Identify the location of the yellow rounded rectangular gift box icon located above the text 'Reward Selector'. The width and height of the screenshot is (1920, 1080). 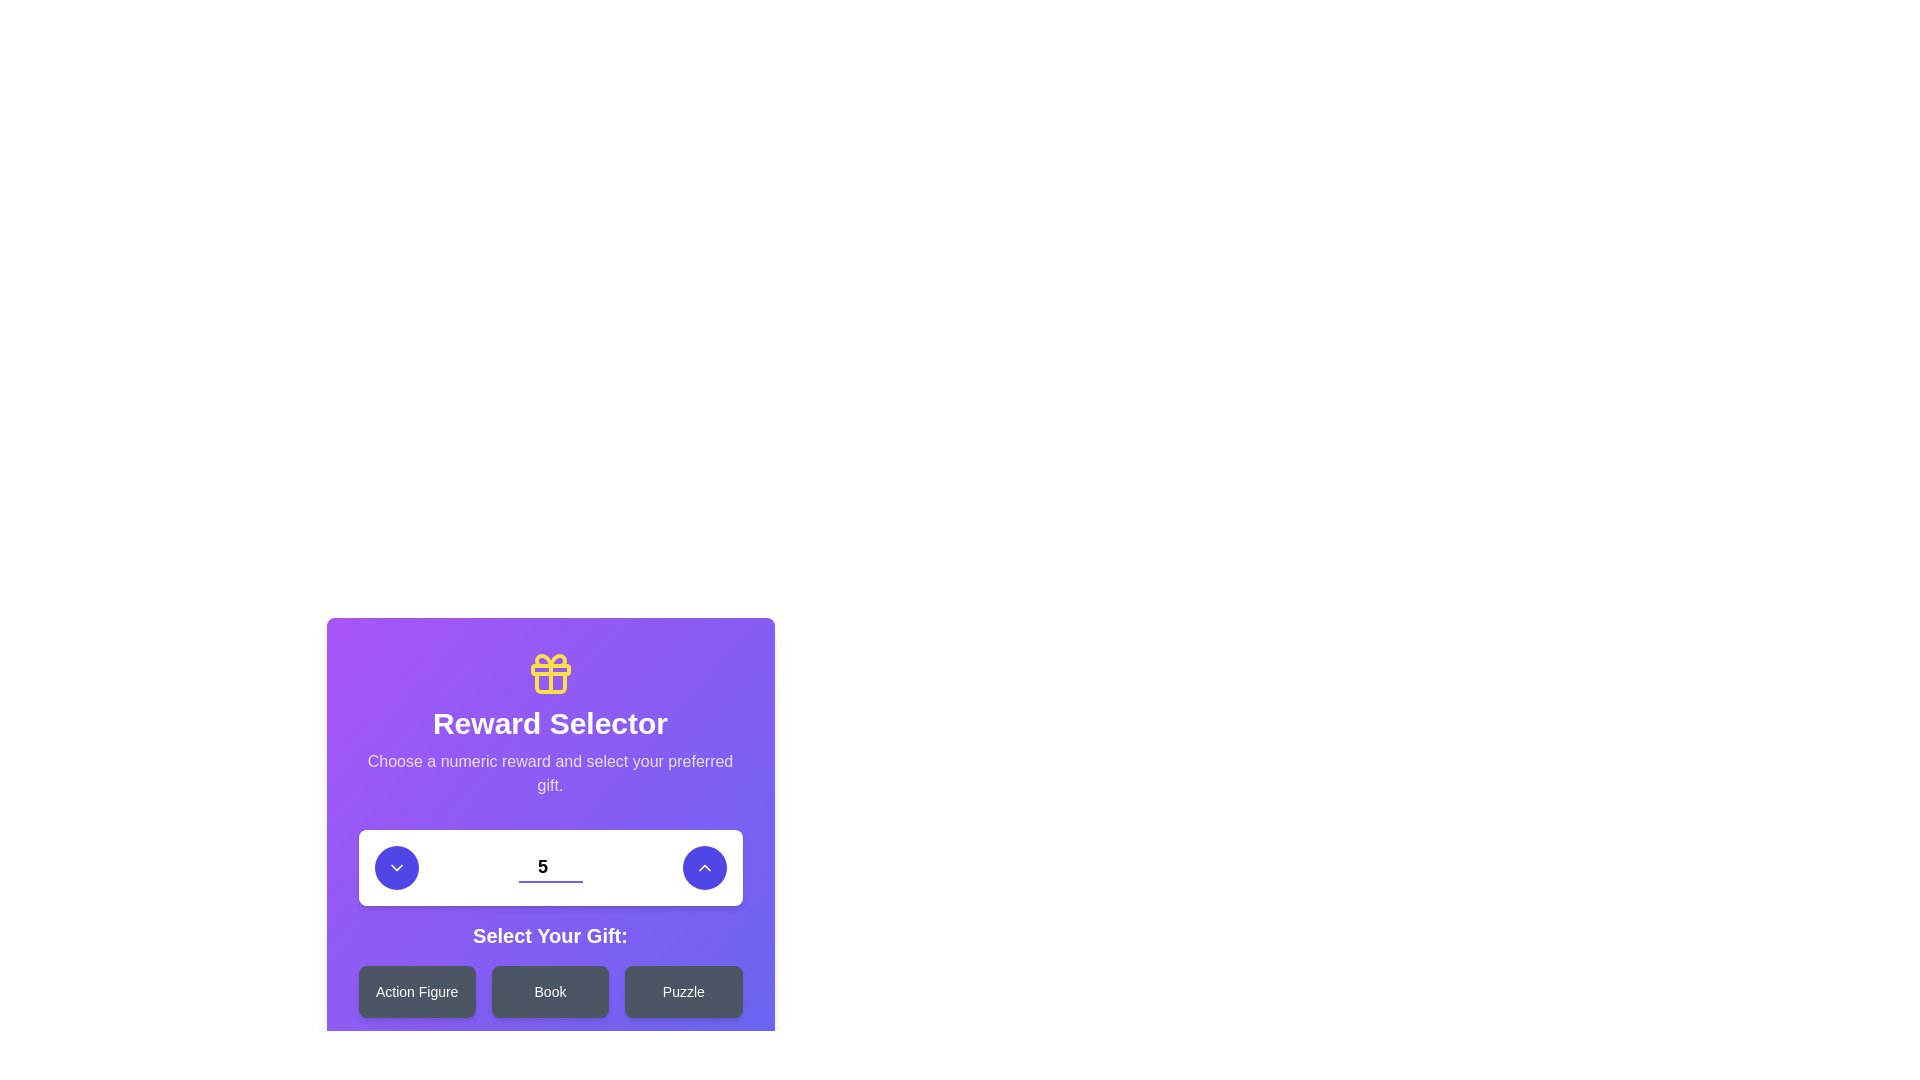
(550, 670).